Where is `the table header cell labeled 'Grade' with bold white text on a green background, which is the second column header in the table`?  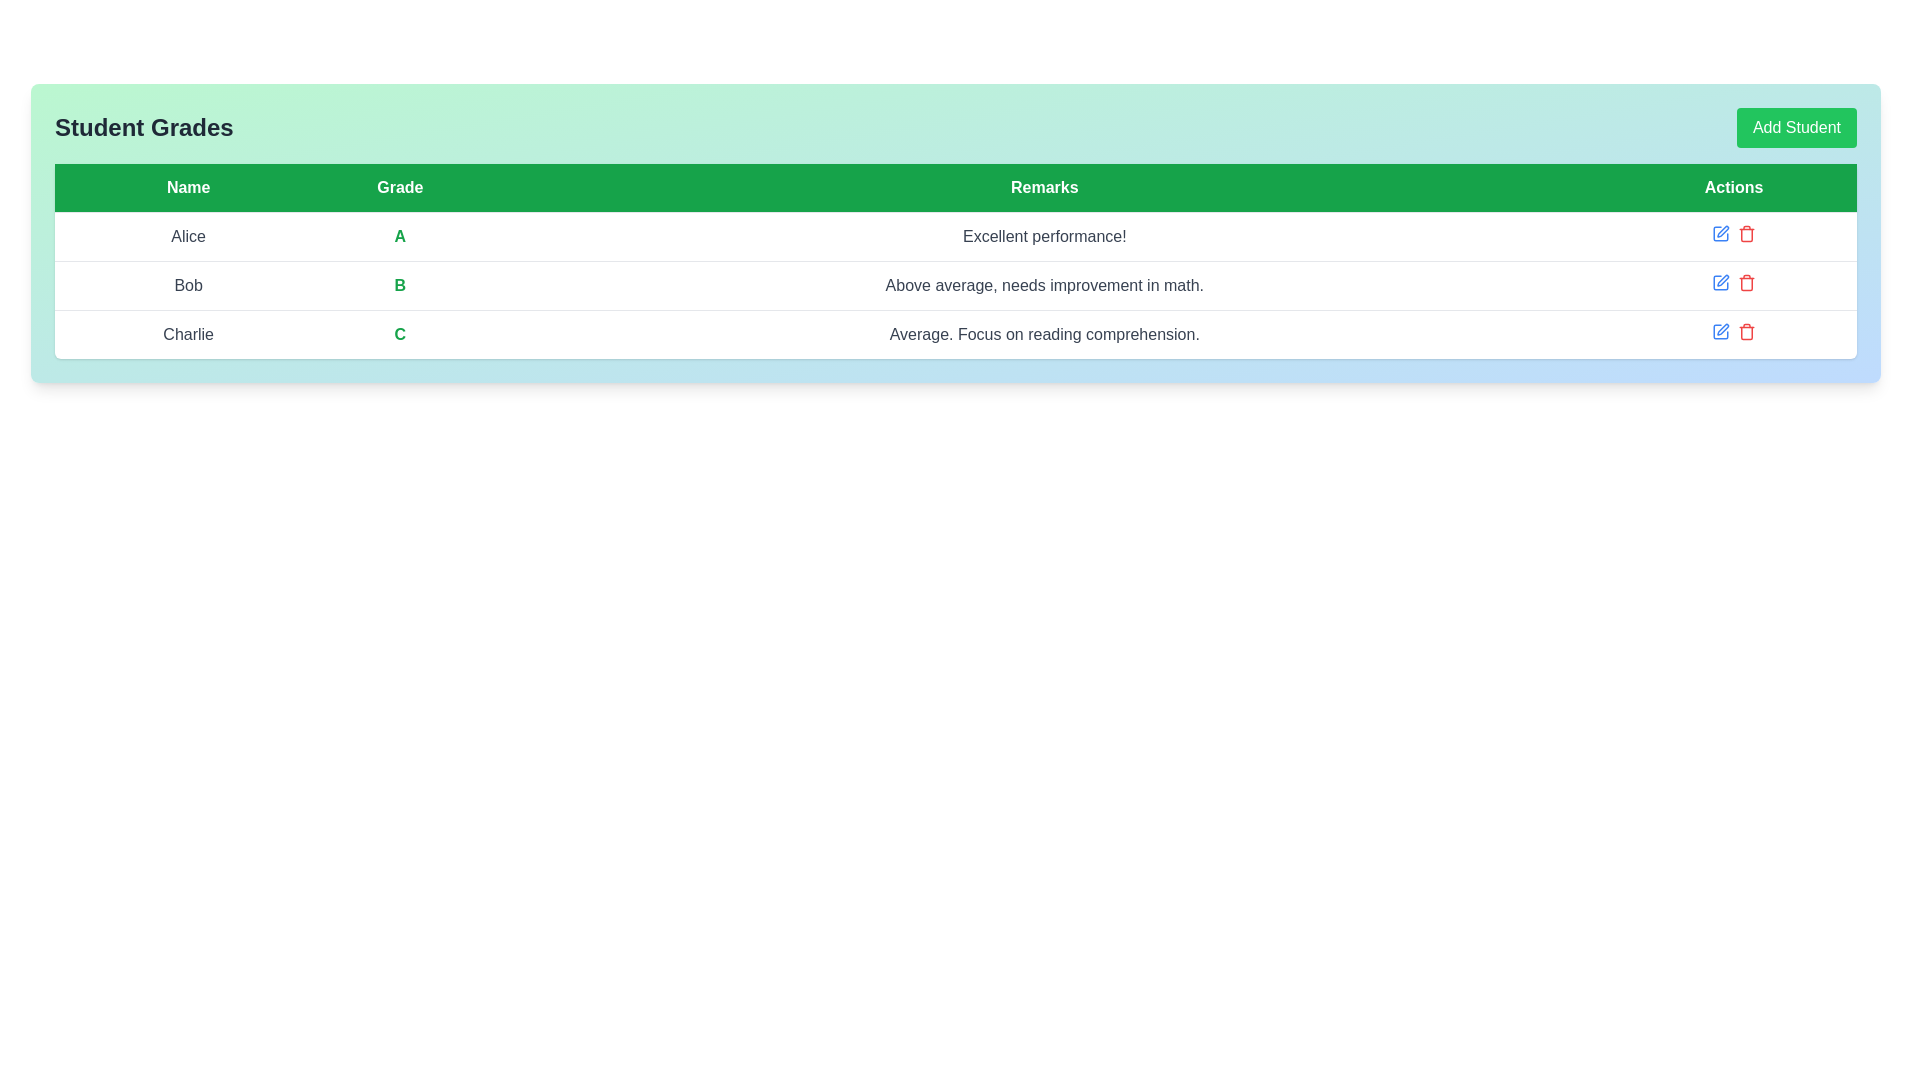 the table header cell labeled 'Grade' with bold white text on a green background, which is the second column header in the table is located at coordinates (400, 188).